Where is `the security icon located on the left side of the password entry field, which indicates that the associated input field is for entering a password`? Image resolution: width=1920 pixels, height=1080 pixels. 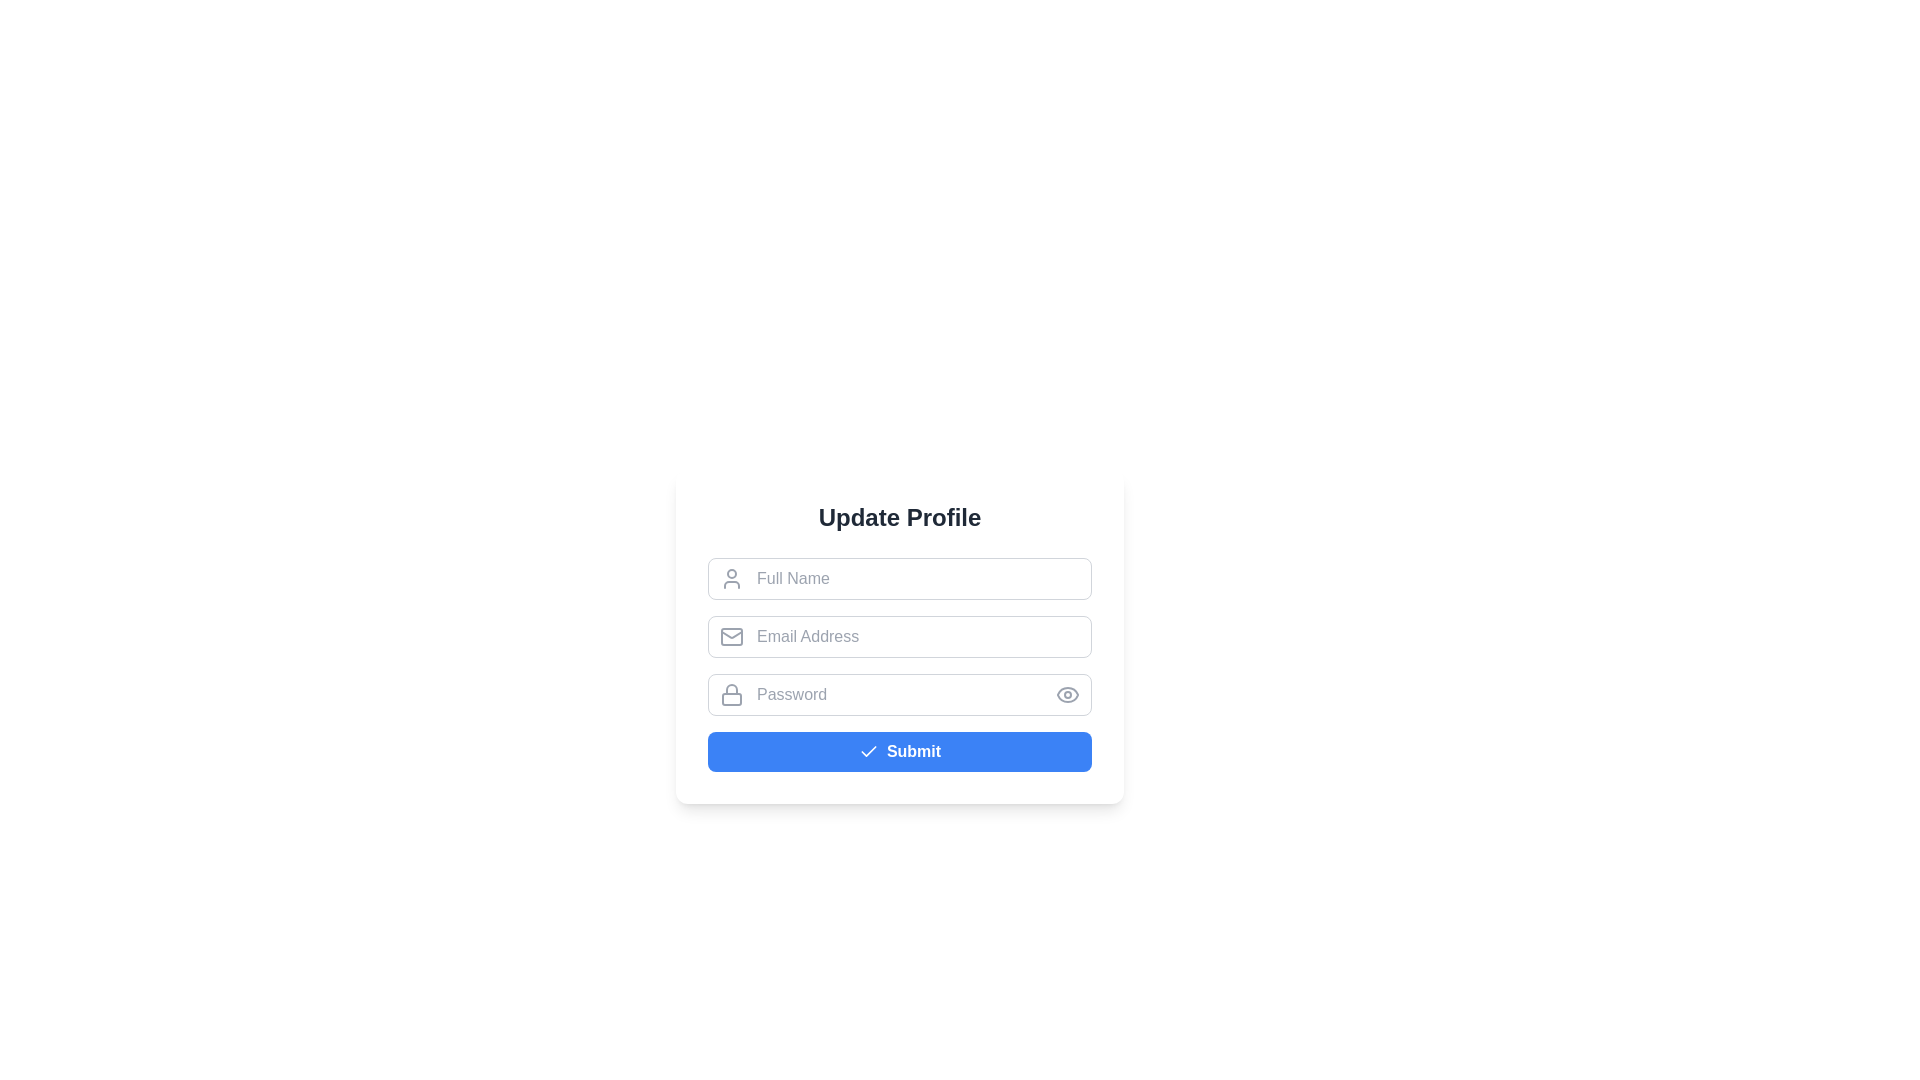
the security icon located on the left side of the password entry field, which indicates that the associated input field is for entering a password is located at coordinates (730, 688).